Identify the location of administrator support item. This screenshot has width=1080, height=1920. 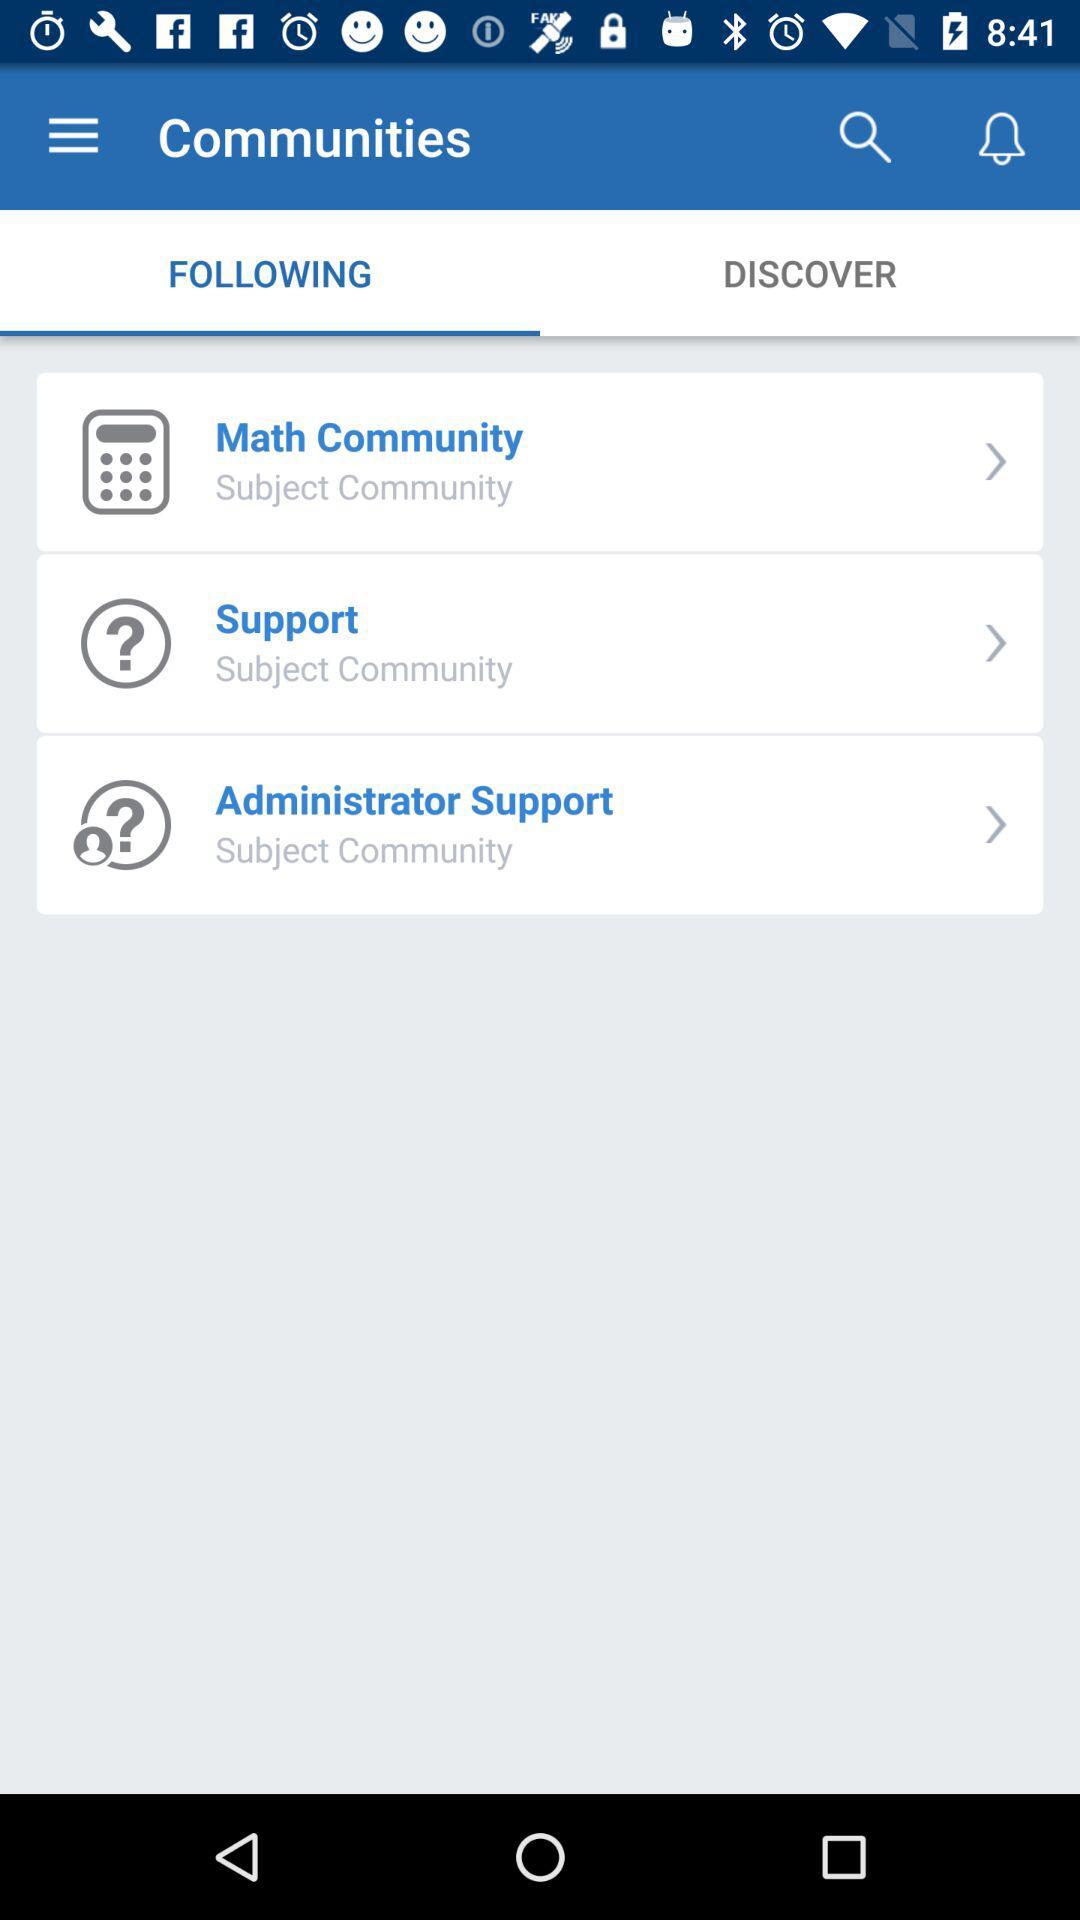
(413, 798).